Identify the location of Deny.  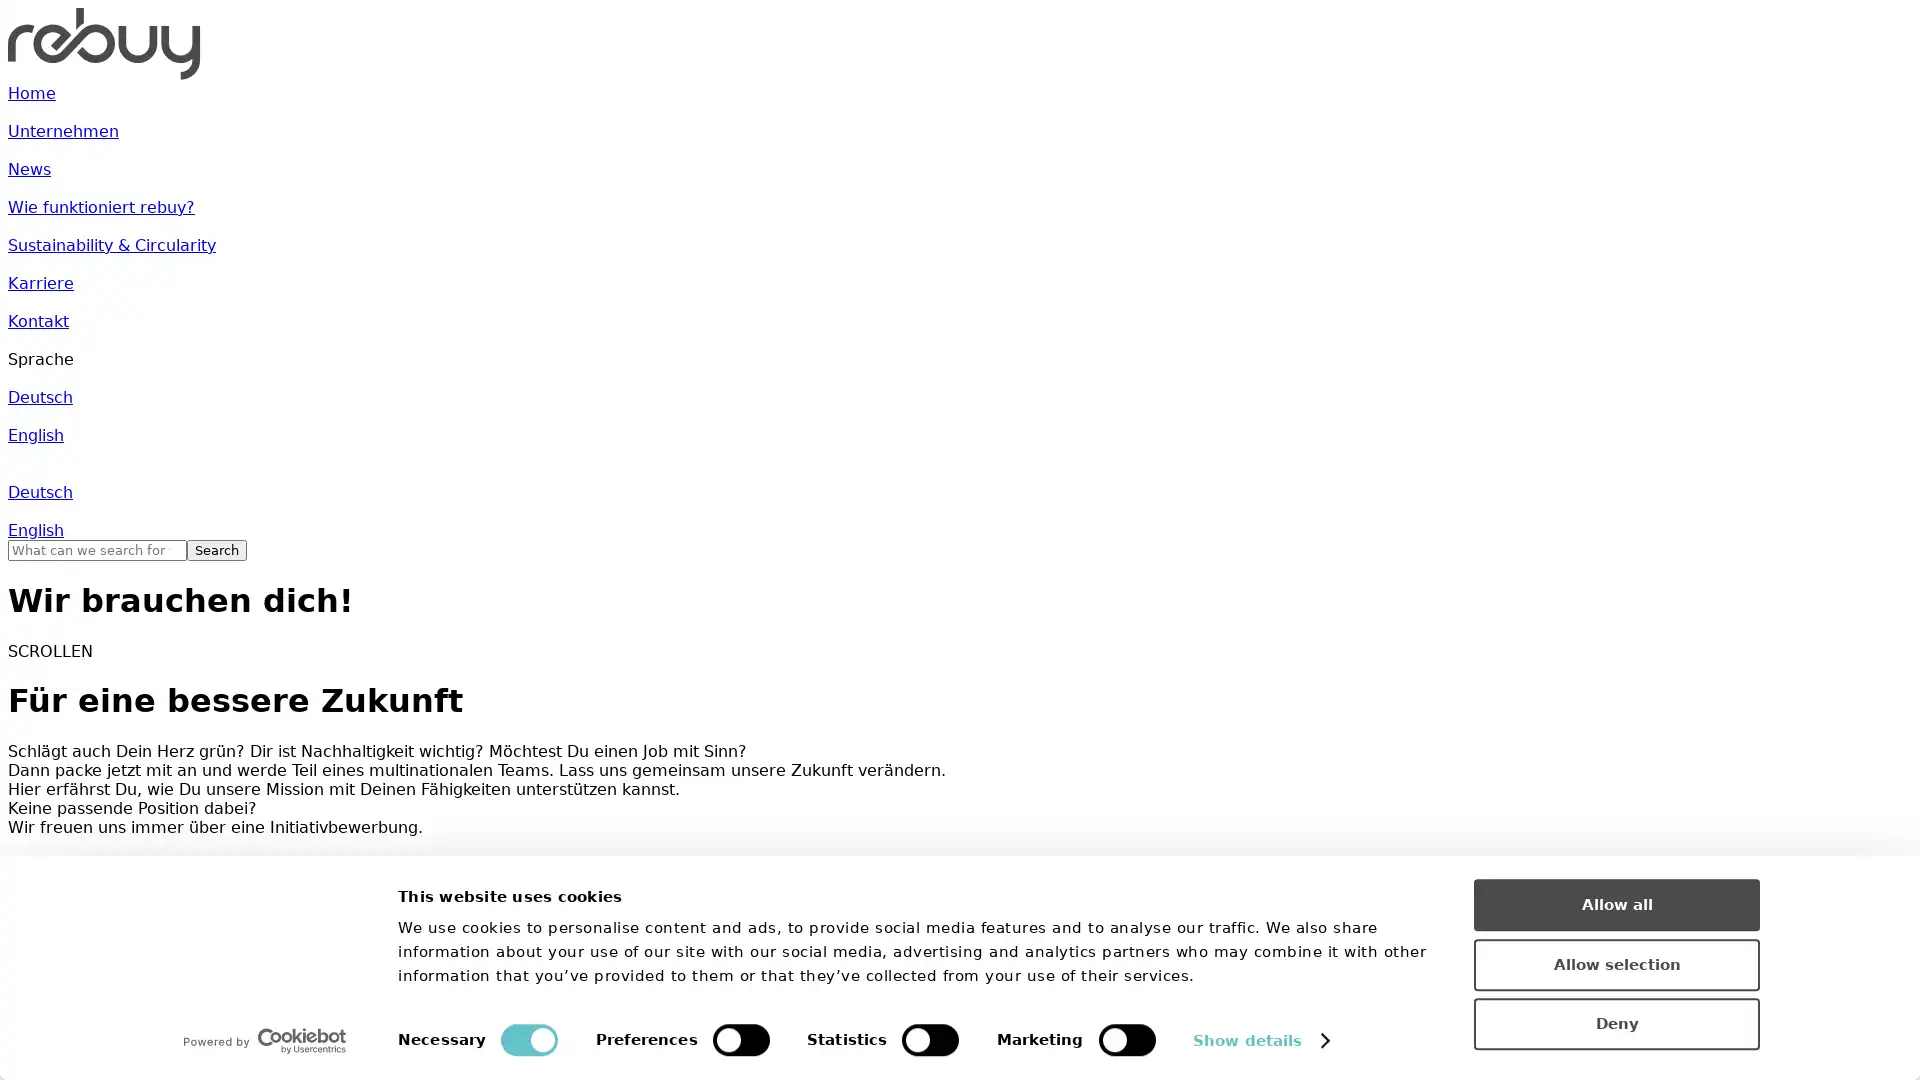
(1617, 1026).